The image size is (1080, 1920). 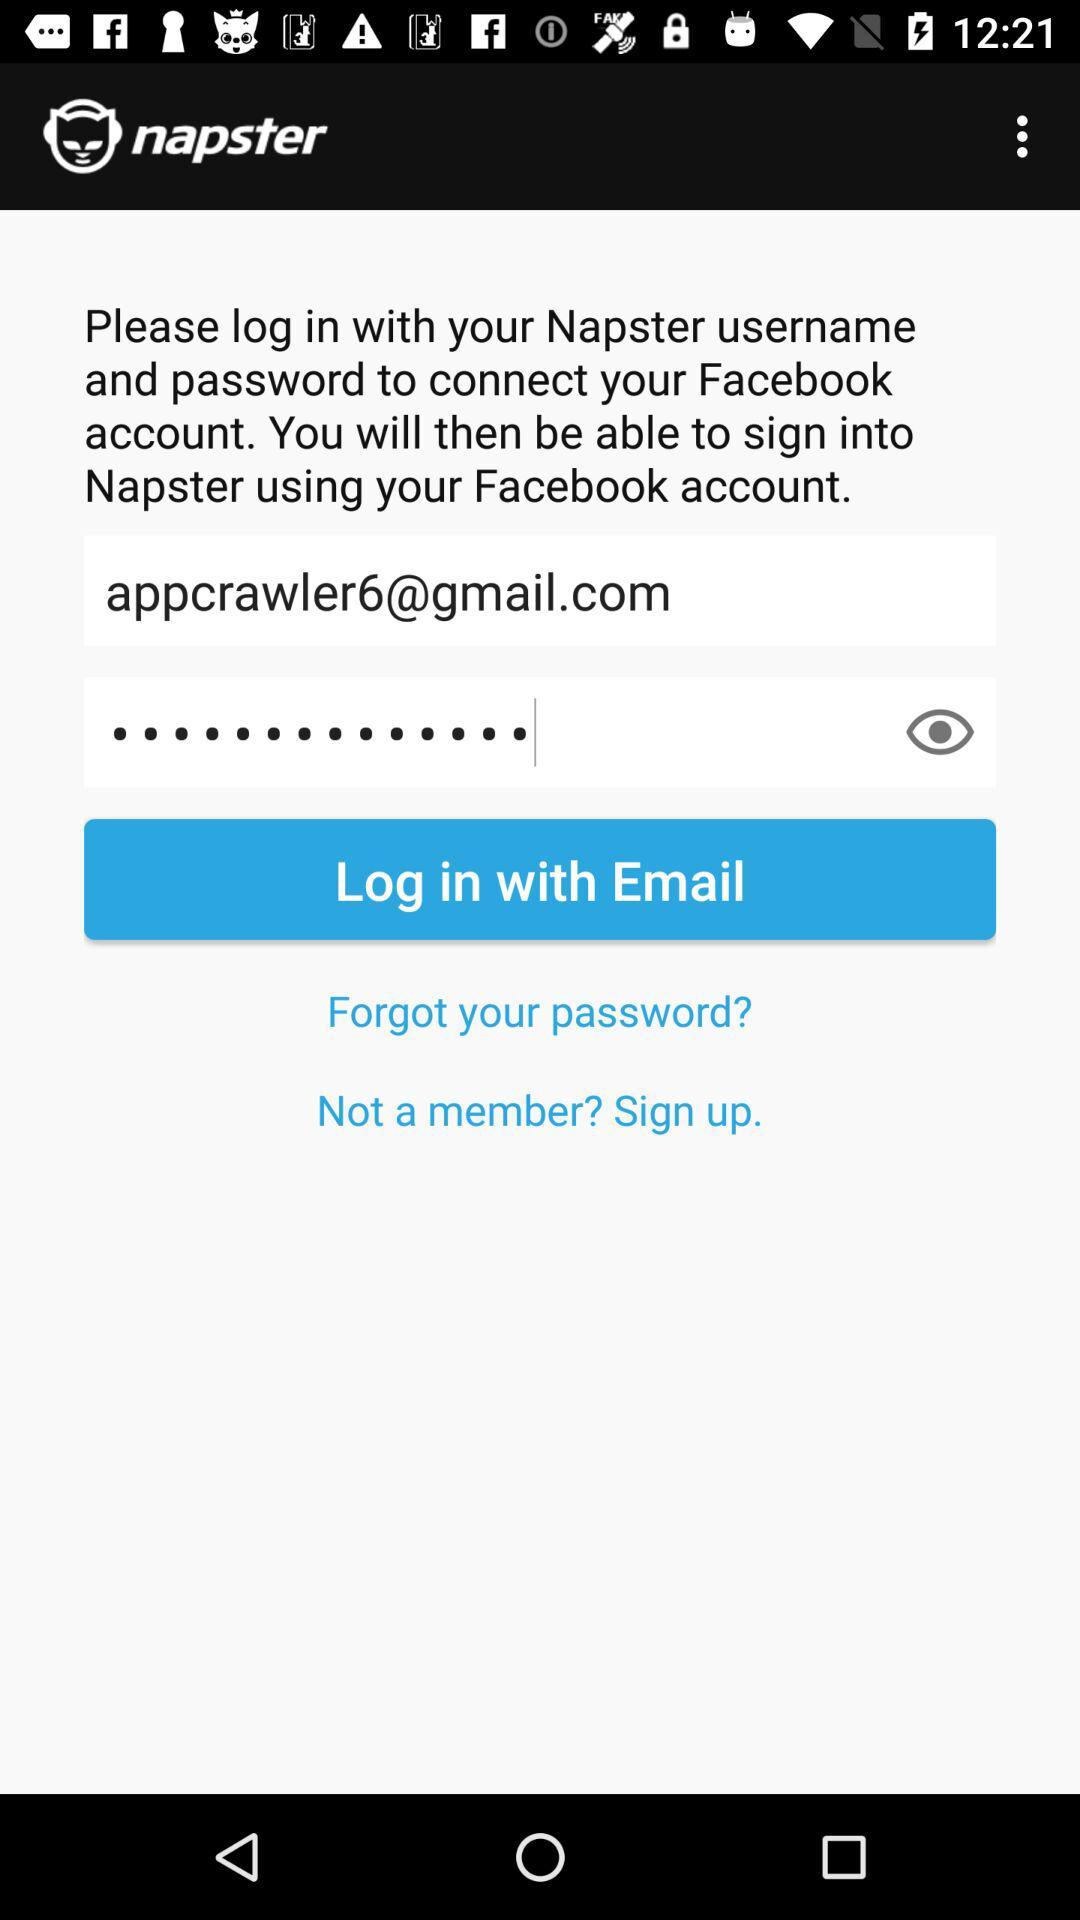 What do you see at coordinates (940, 731) in the screenshot?
I see `the icon below the appcrawler6@gmail.com item` at bounding box center [940, 731].